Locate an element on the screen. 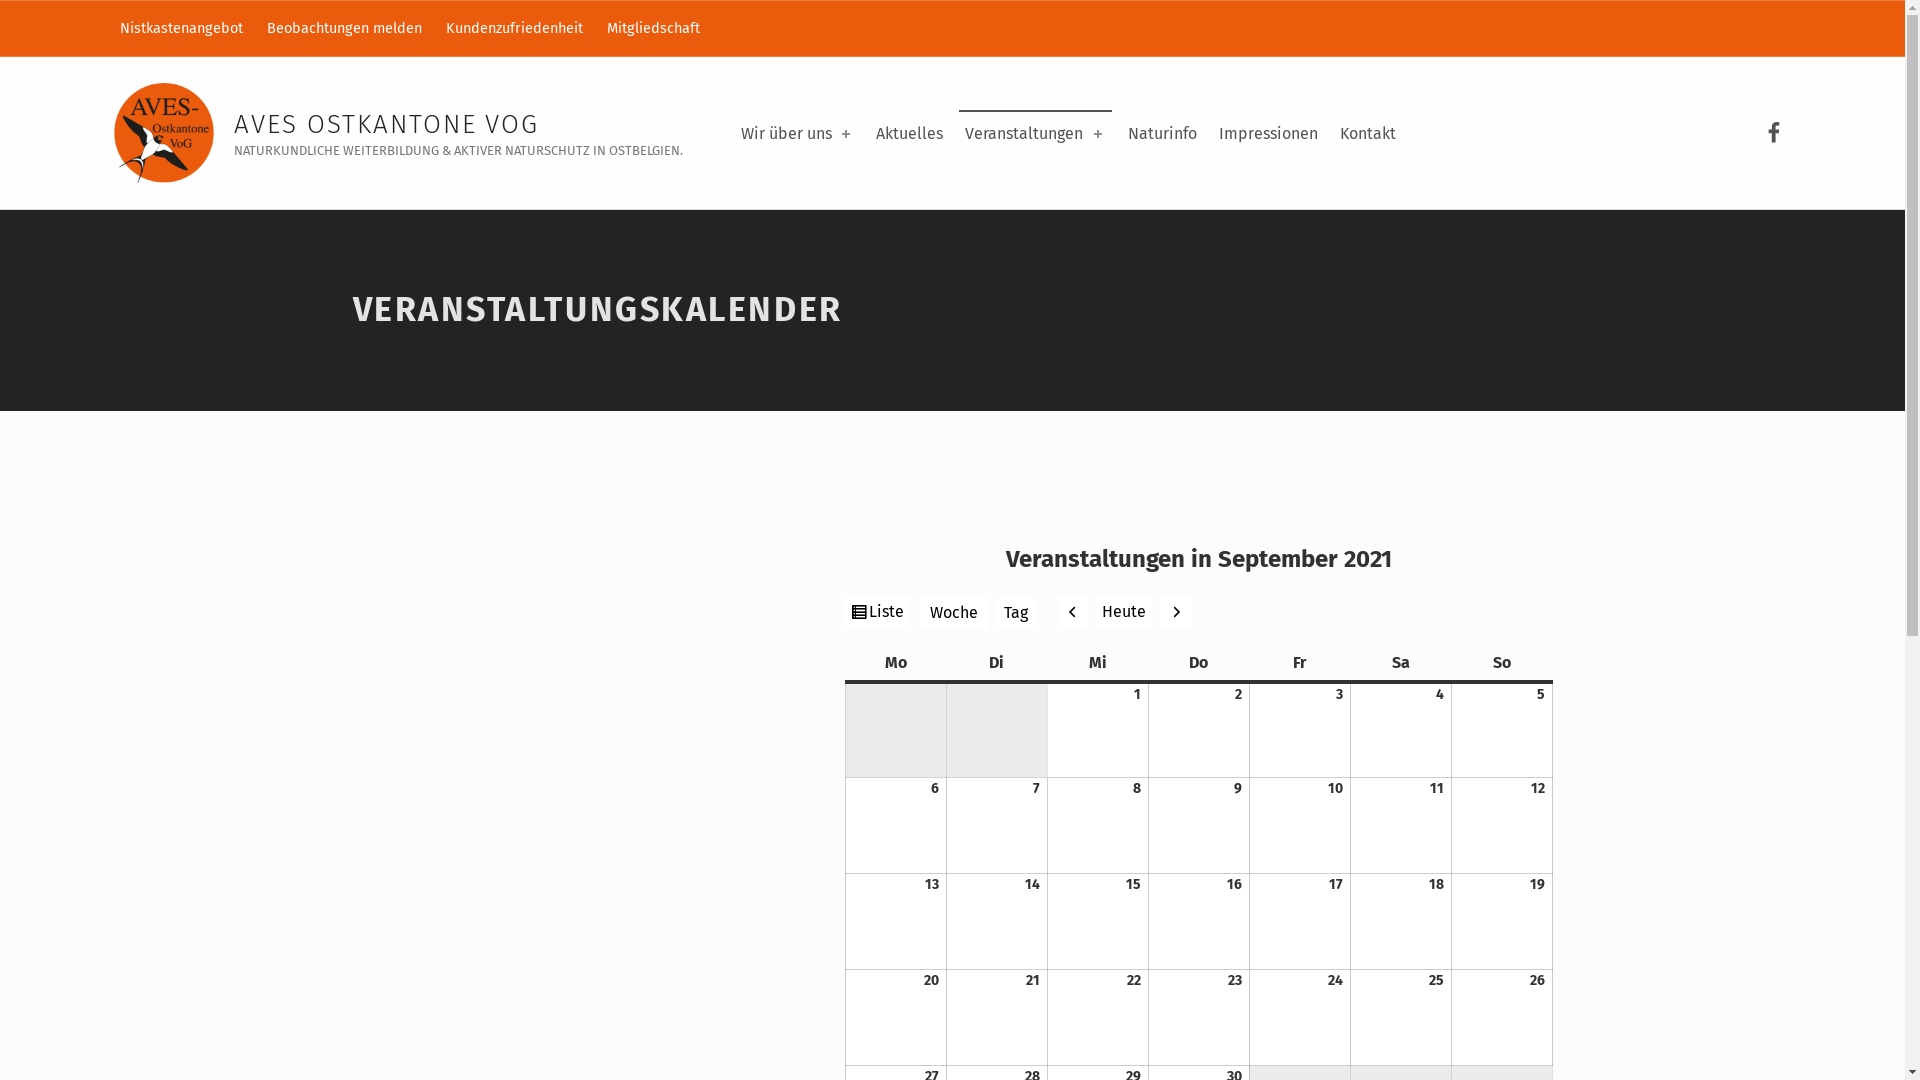 This screenshot has width=1920, height=1080. 'Naturinfo' is located at coordinates (1162, 134).